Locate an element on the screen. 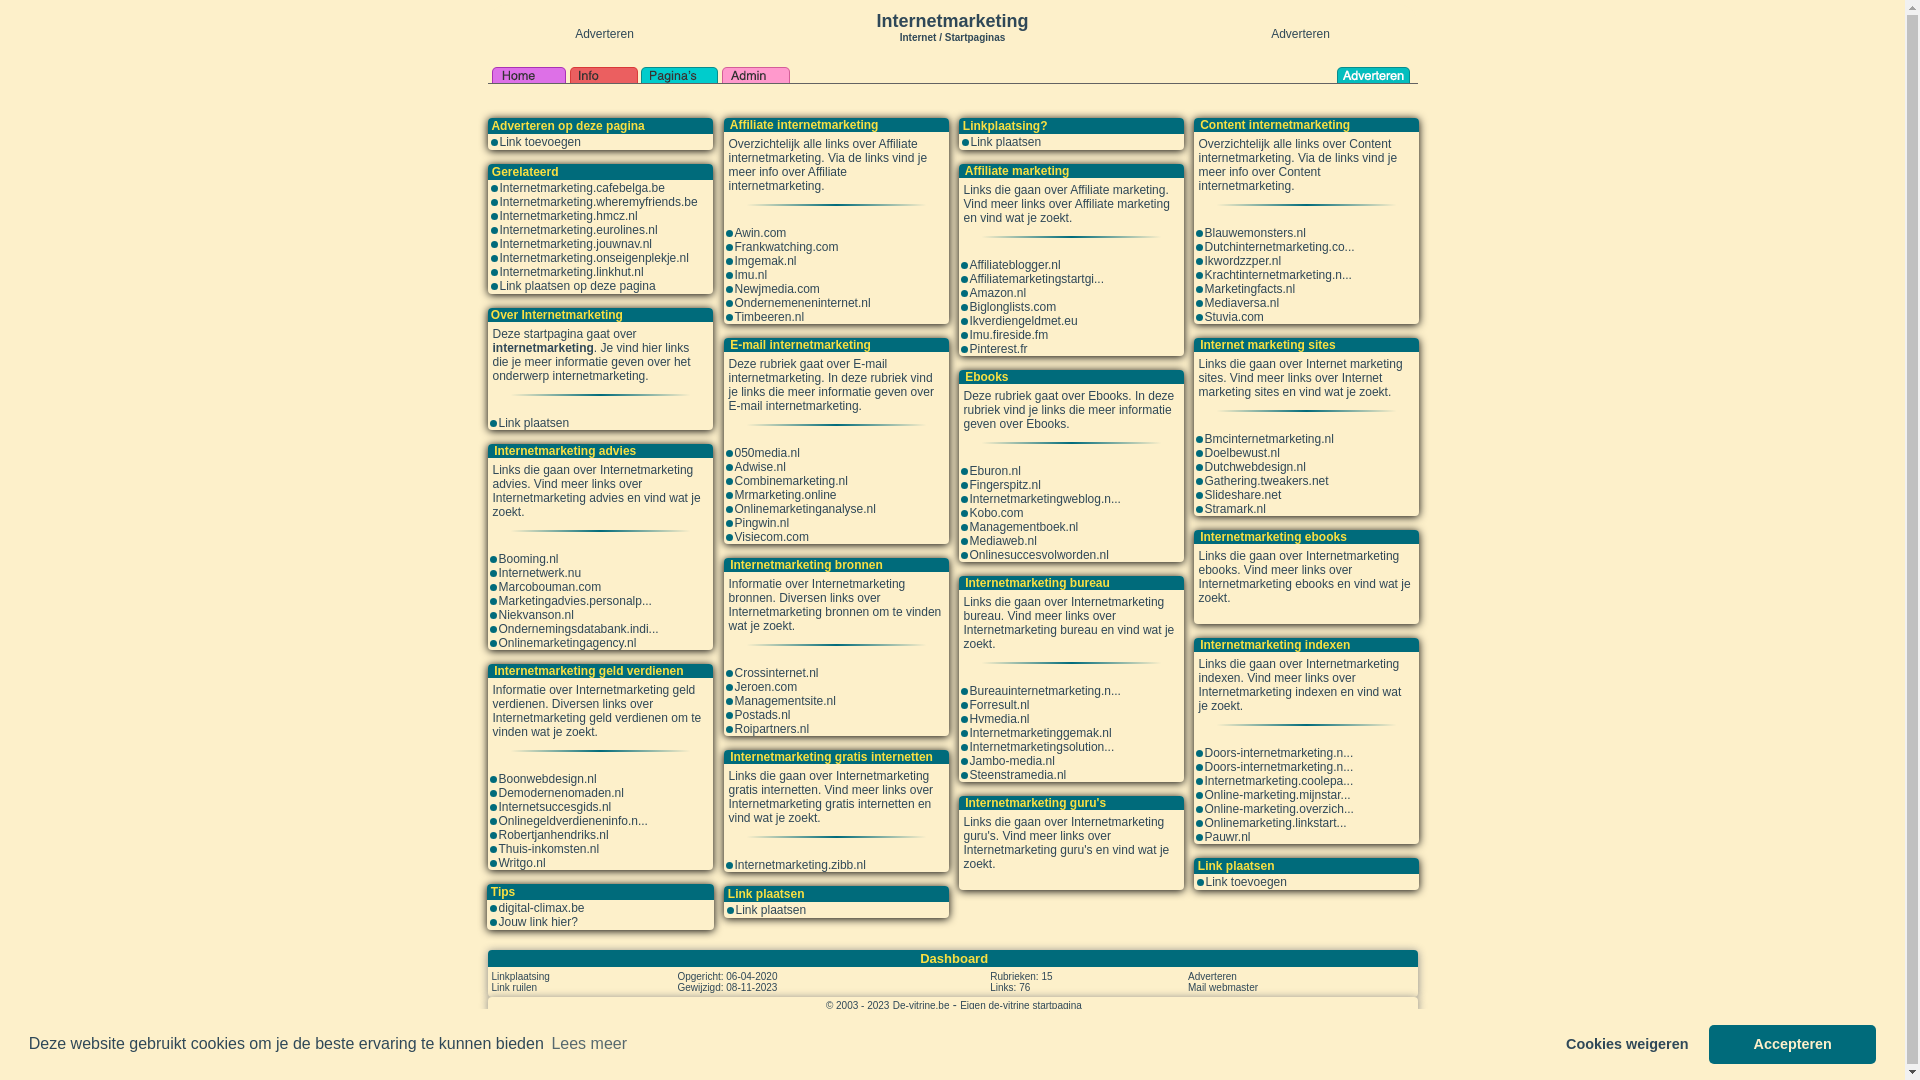 This screenshot has height=1080, width=1920. 'Pinterest.fr' is located at coordinates (998, 347).